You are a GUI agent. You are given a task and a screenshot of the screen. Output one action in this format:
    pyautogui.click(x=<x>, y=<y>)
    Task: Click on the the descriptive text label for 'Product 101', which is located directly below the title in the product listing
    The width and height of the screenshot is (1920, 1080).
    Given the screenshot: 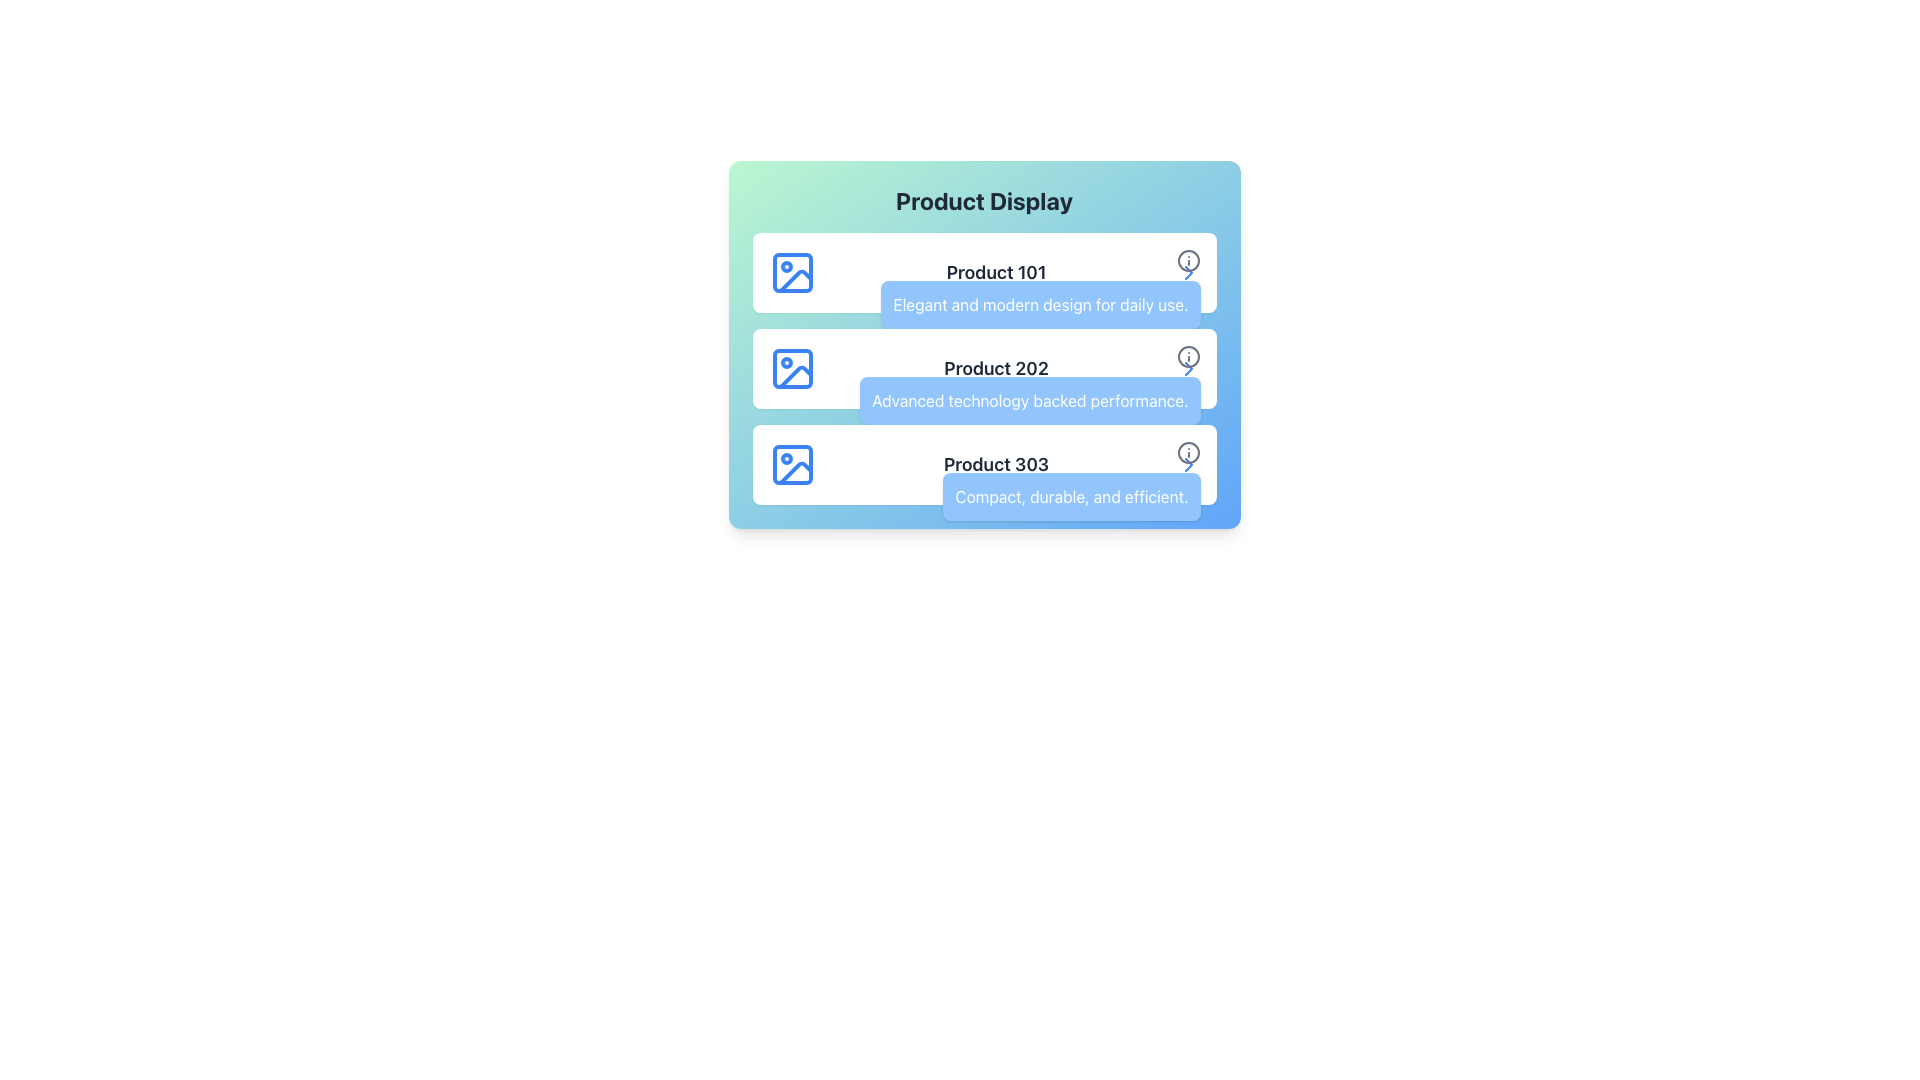 What is the action you would take?
    pyautogui.click(x=1040, y=304)
    